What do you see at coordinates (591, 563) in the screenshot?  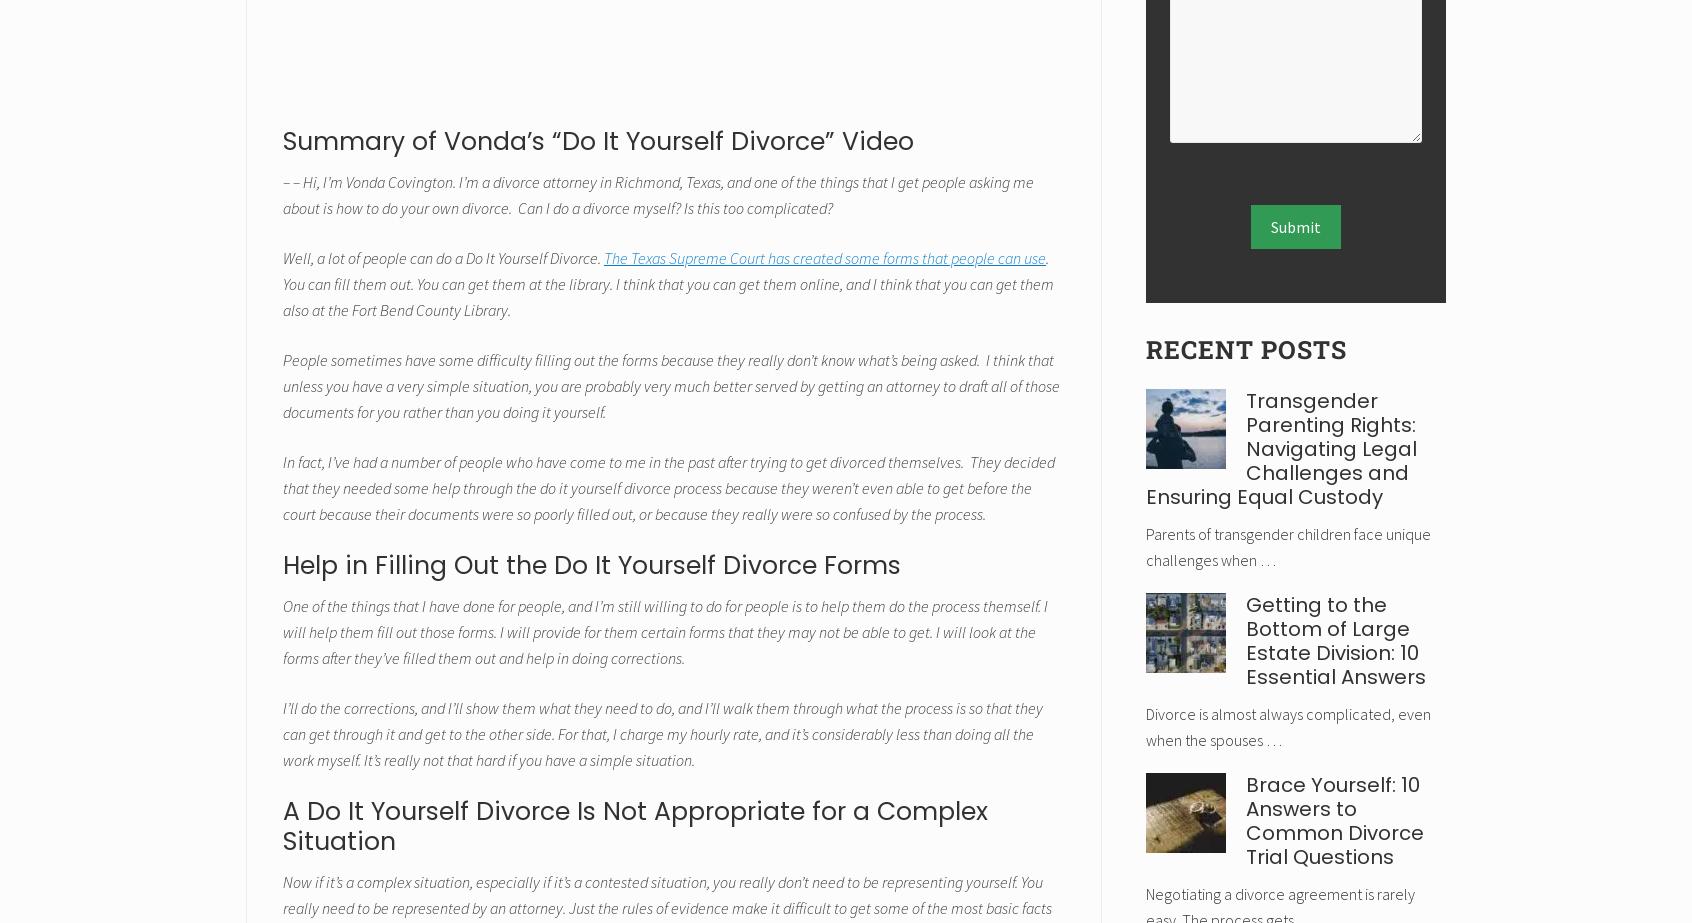 I see `'Help in Filling Out the Do It Yourself Divorce Forms'` at bounding box center [591, 563].